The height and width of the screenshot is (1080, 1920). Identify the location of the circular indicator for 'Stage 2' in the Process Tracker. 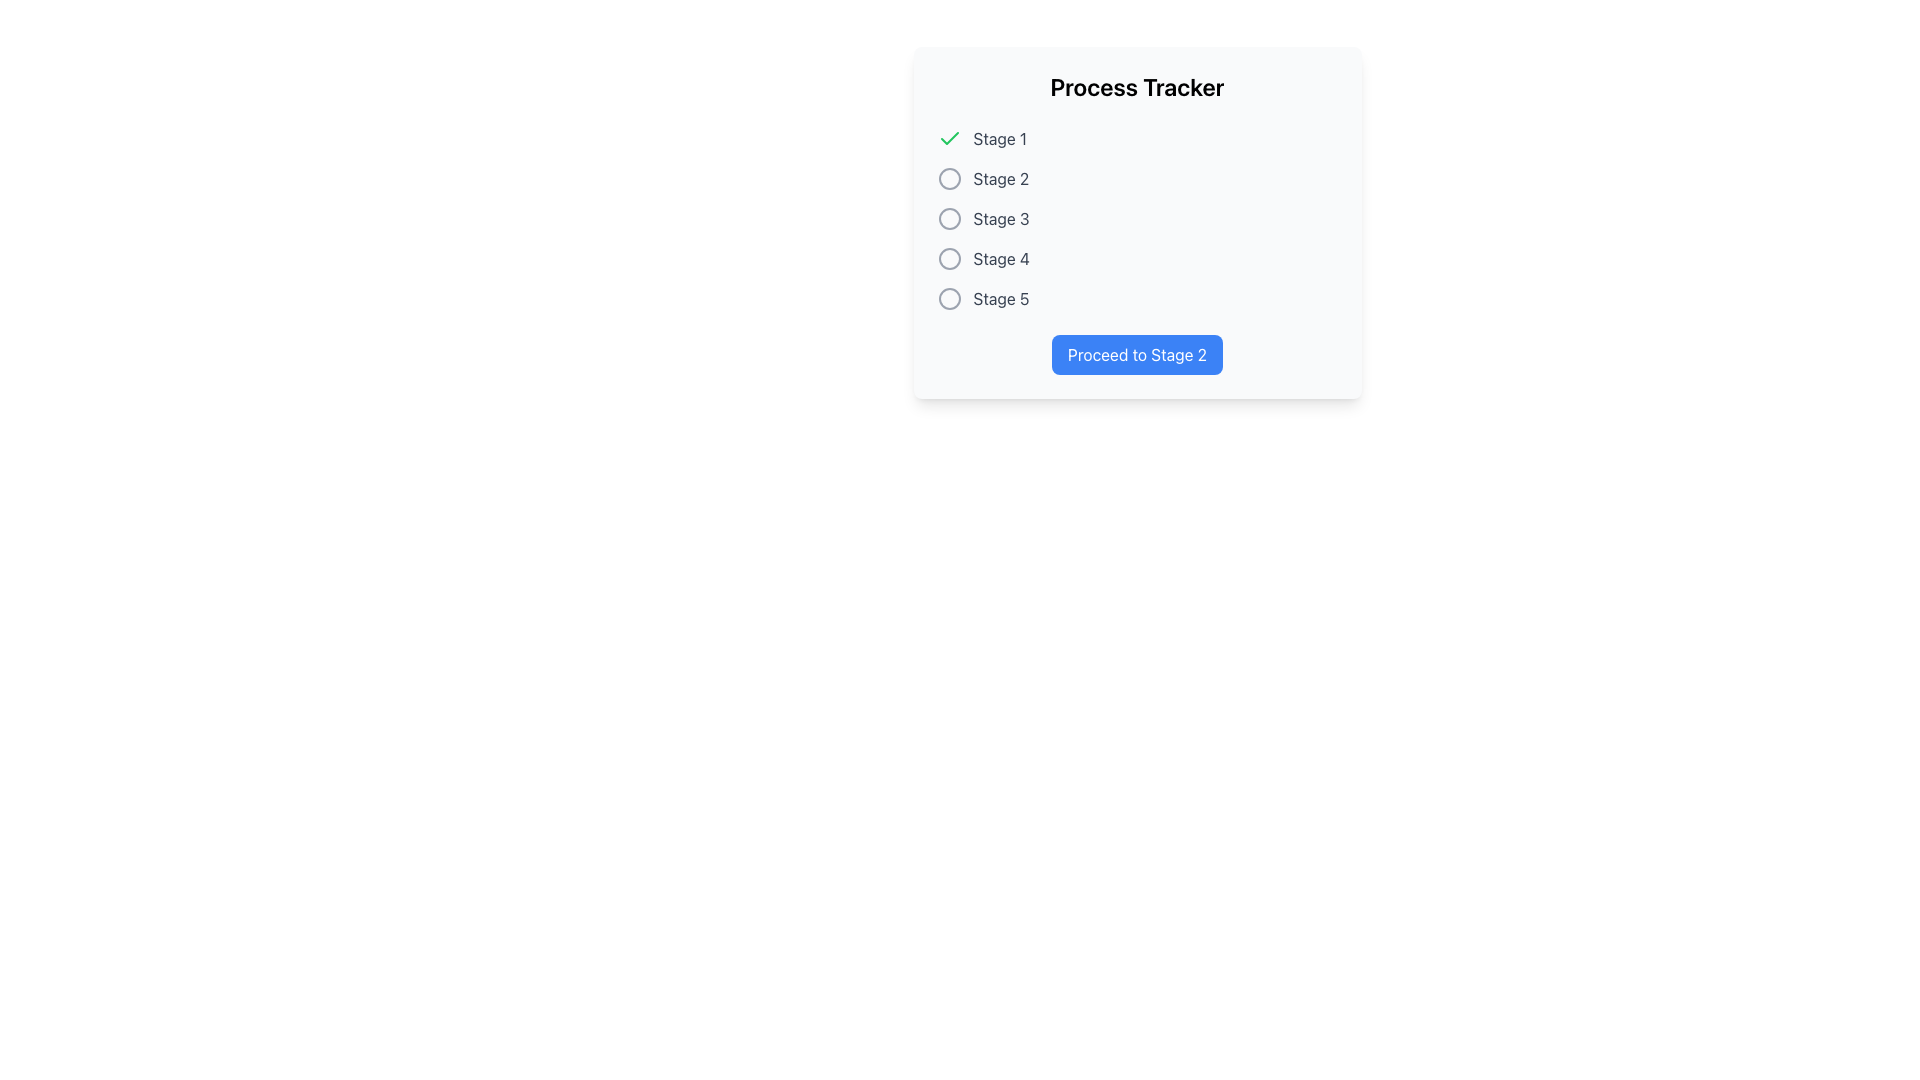
(948, 177).